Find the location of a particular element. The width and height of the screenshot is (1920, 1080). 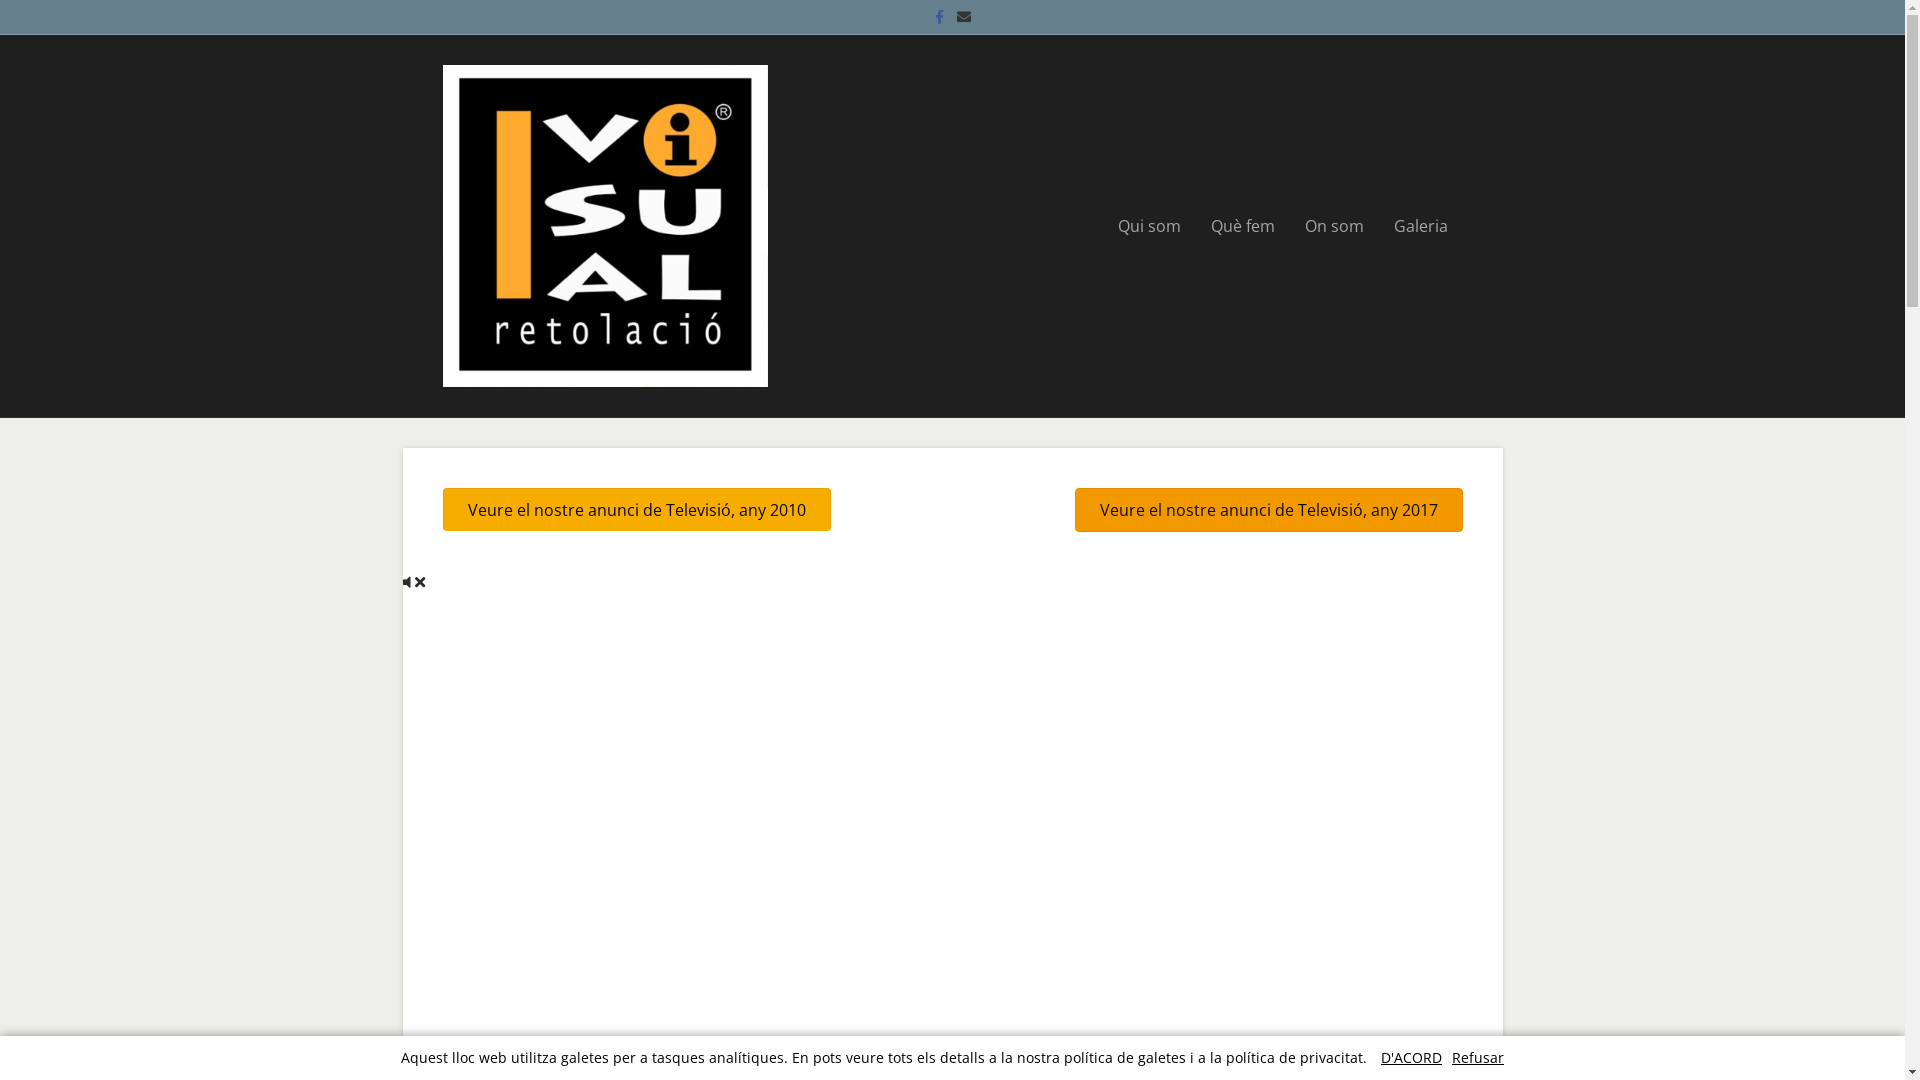

'On som' is located at coordinates (1334, 225).